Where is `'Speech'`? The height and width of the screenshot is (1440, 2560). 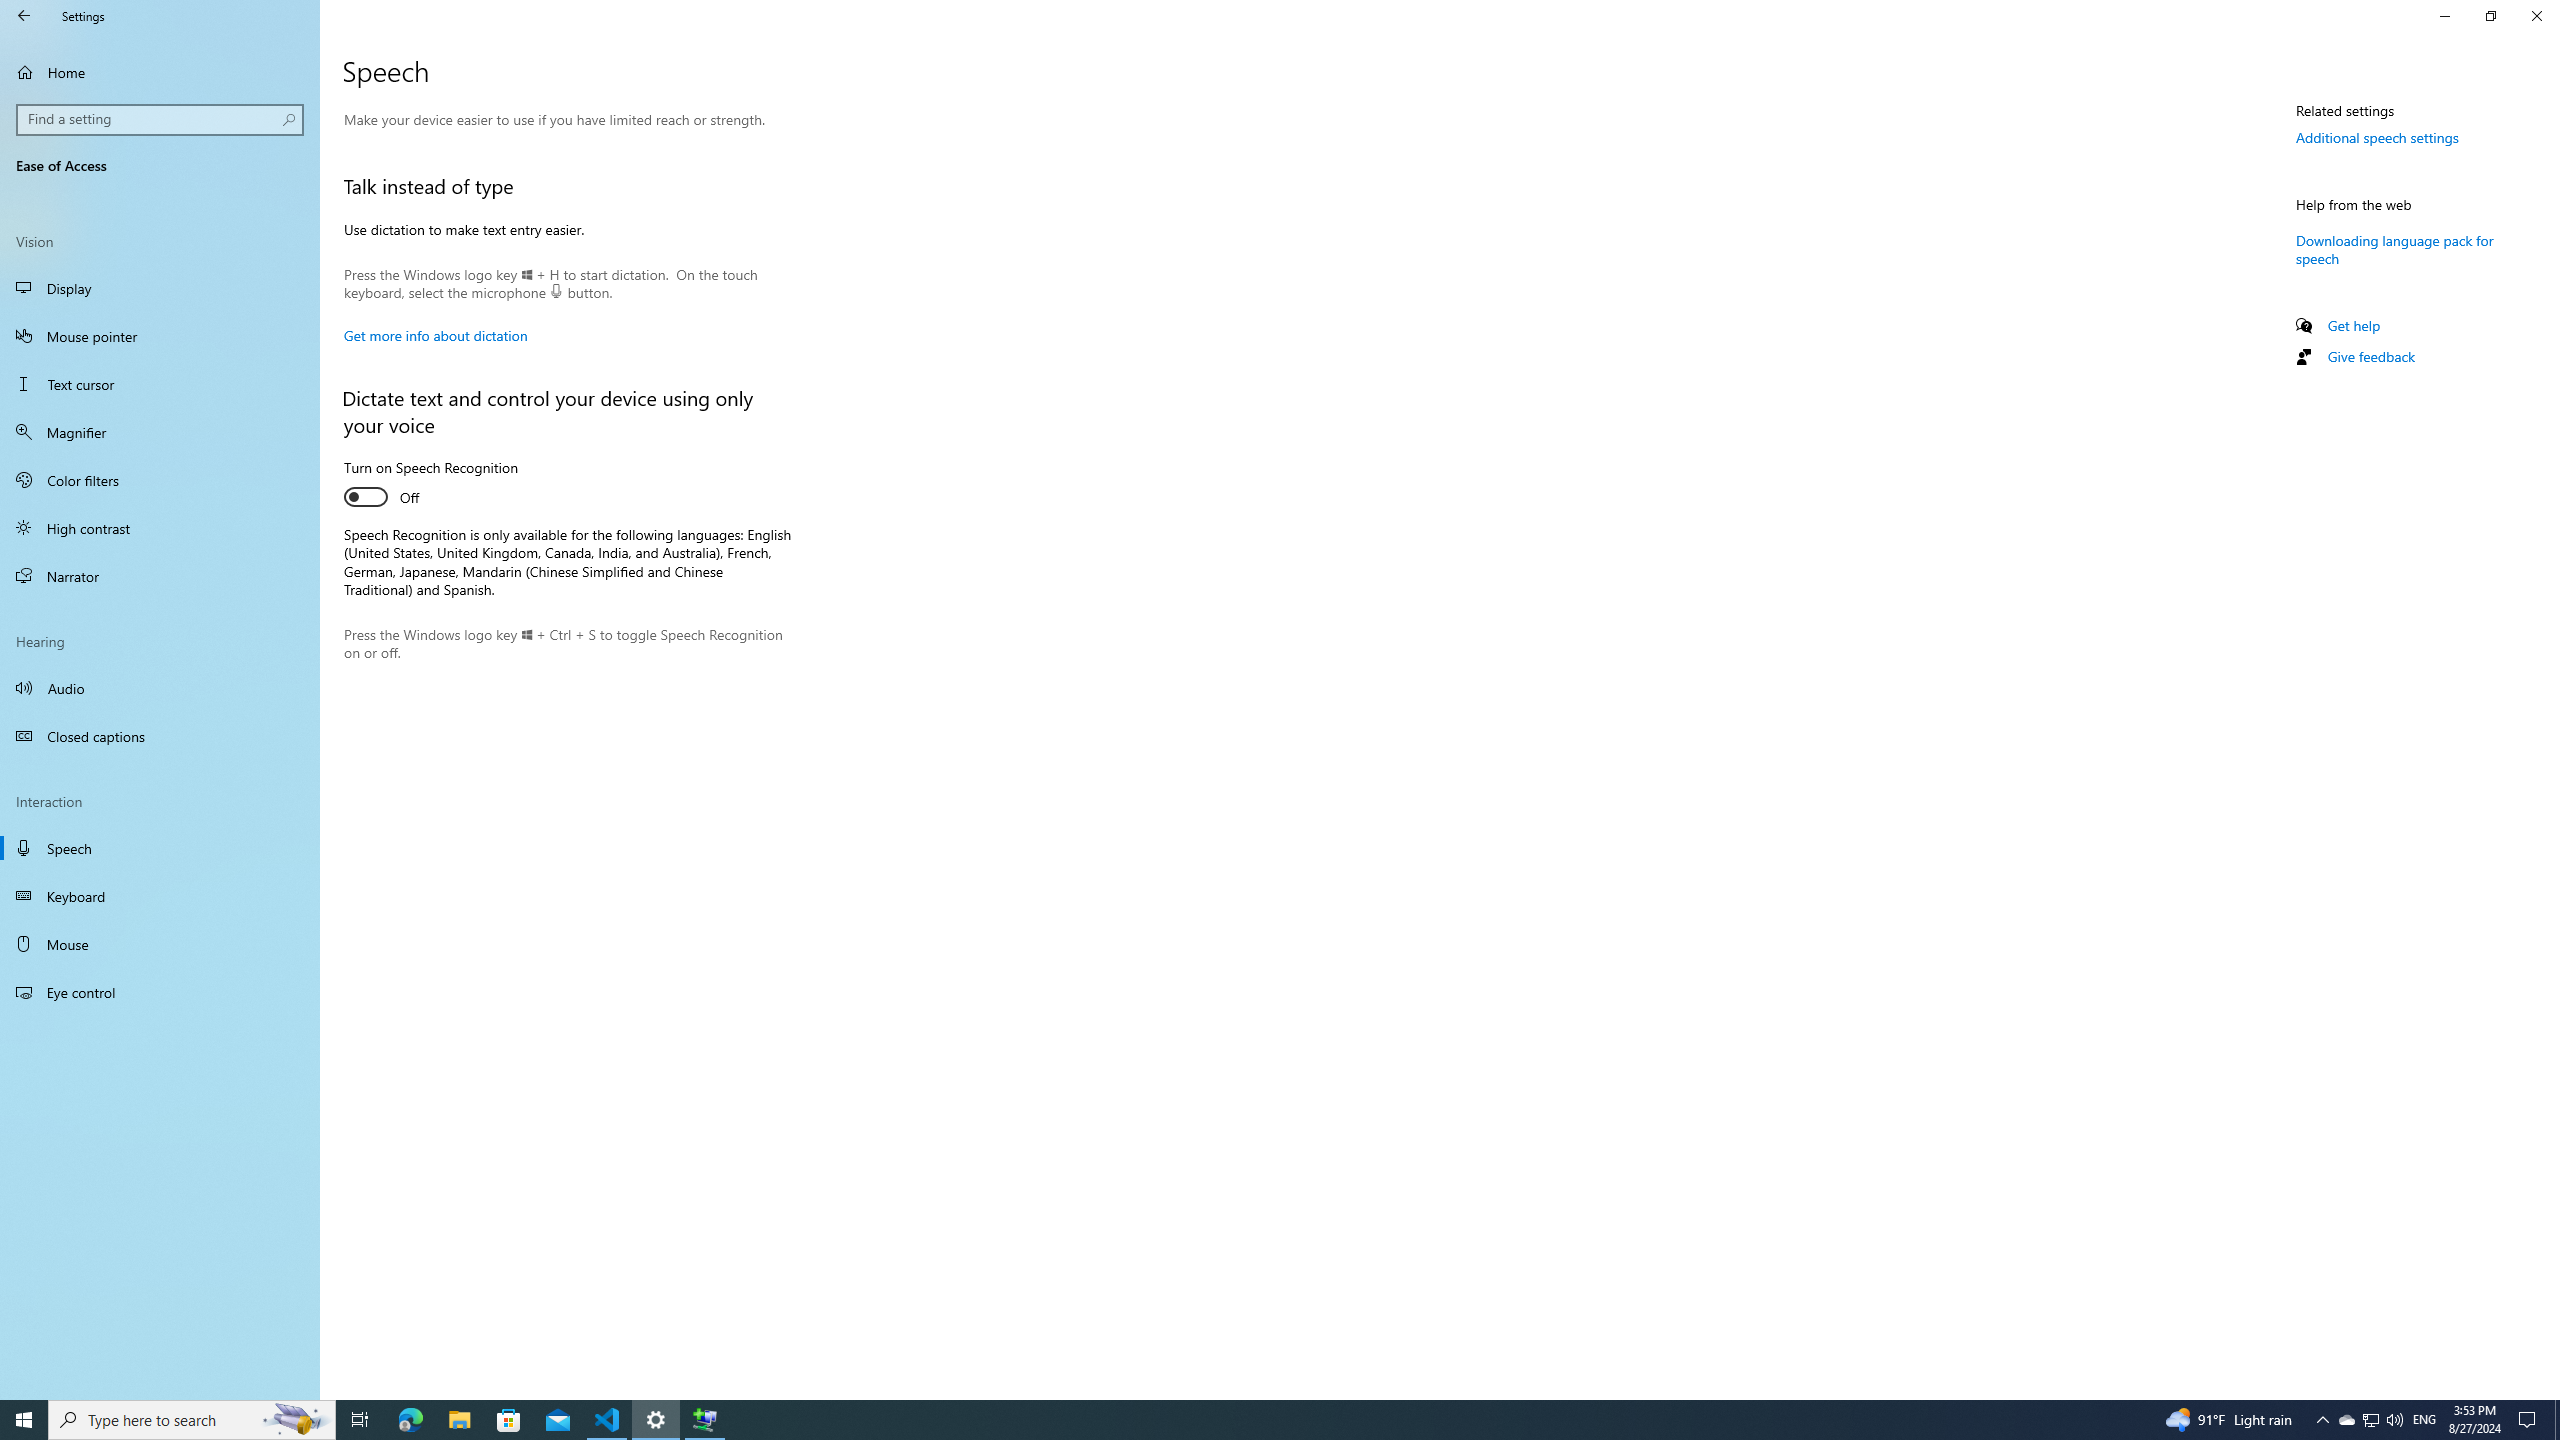 'Speech' is located at coordinates (159, 847).